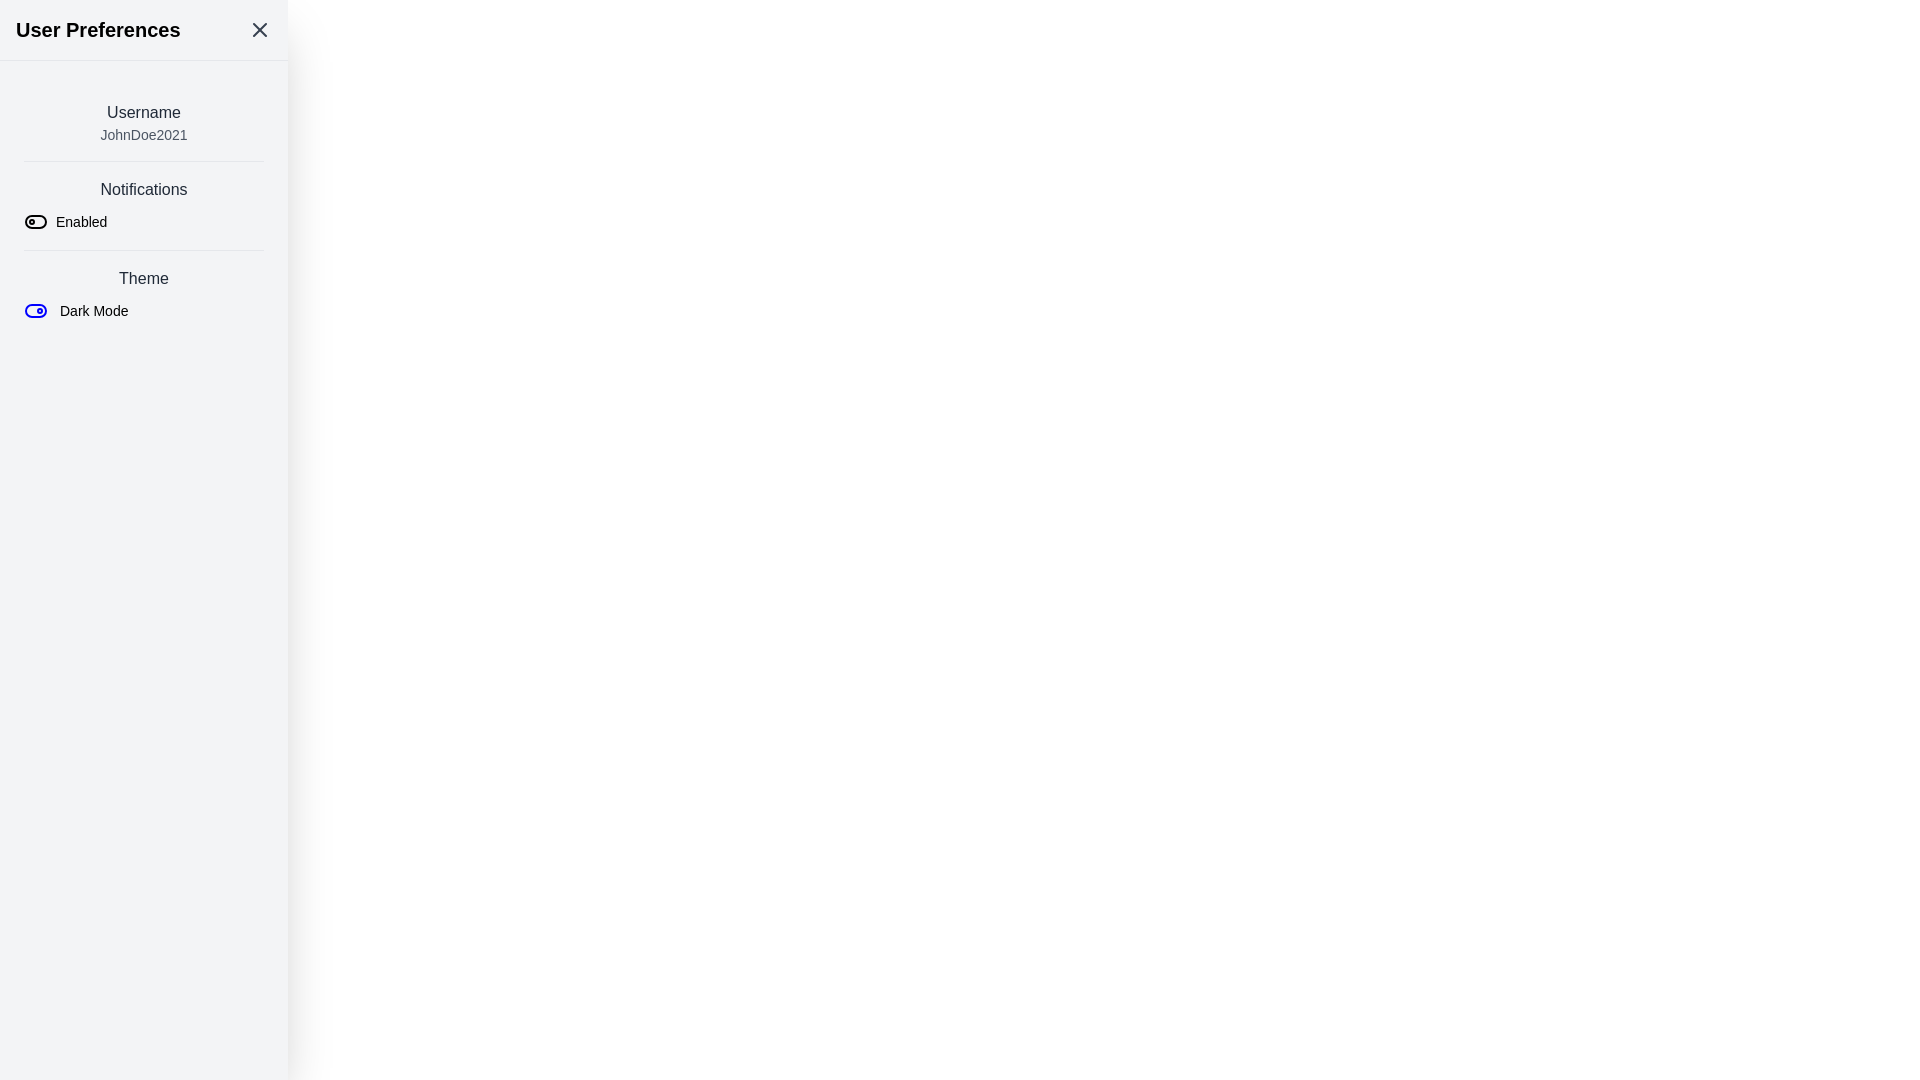 The image size is (1920, 1080). Describe the element at coordinates (143, 123) in the screenshot. I see `the username identifier text block located at the top of the 'User Preferences' section` at that location.